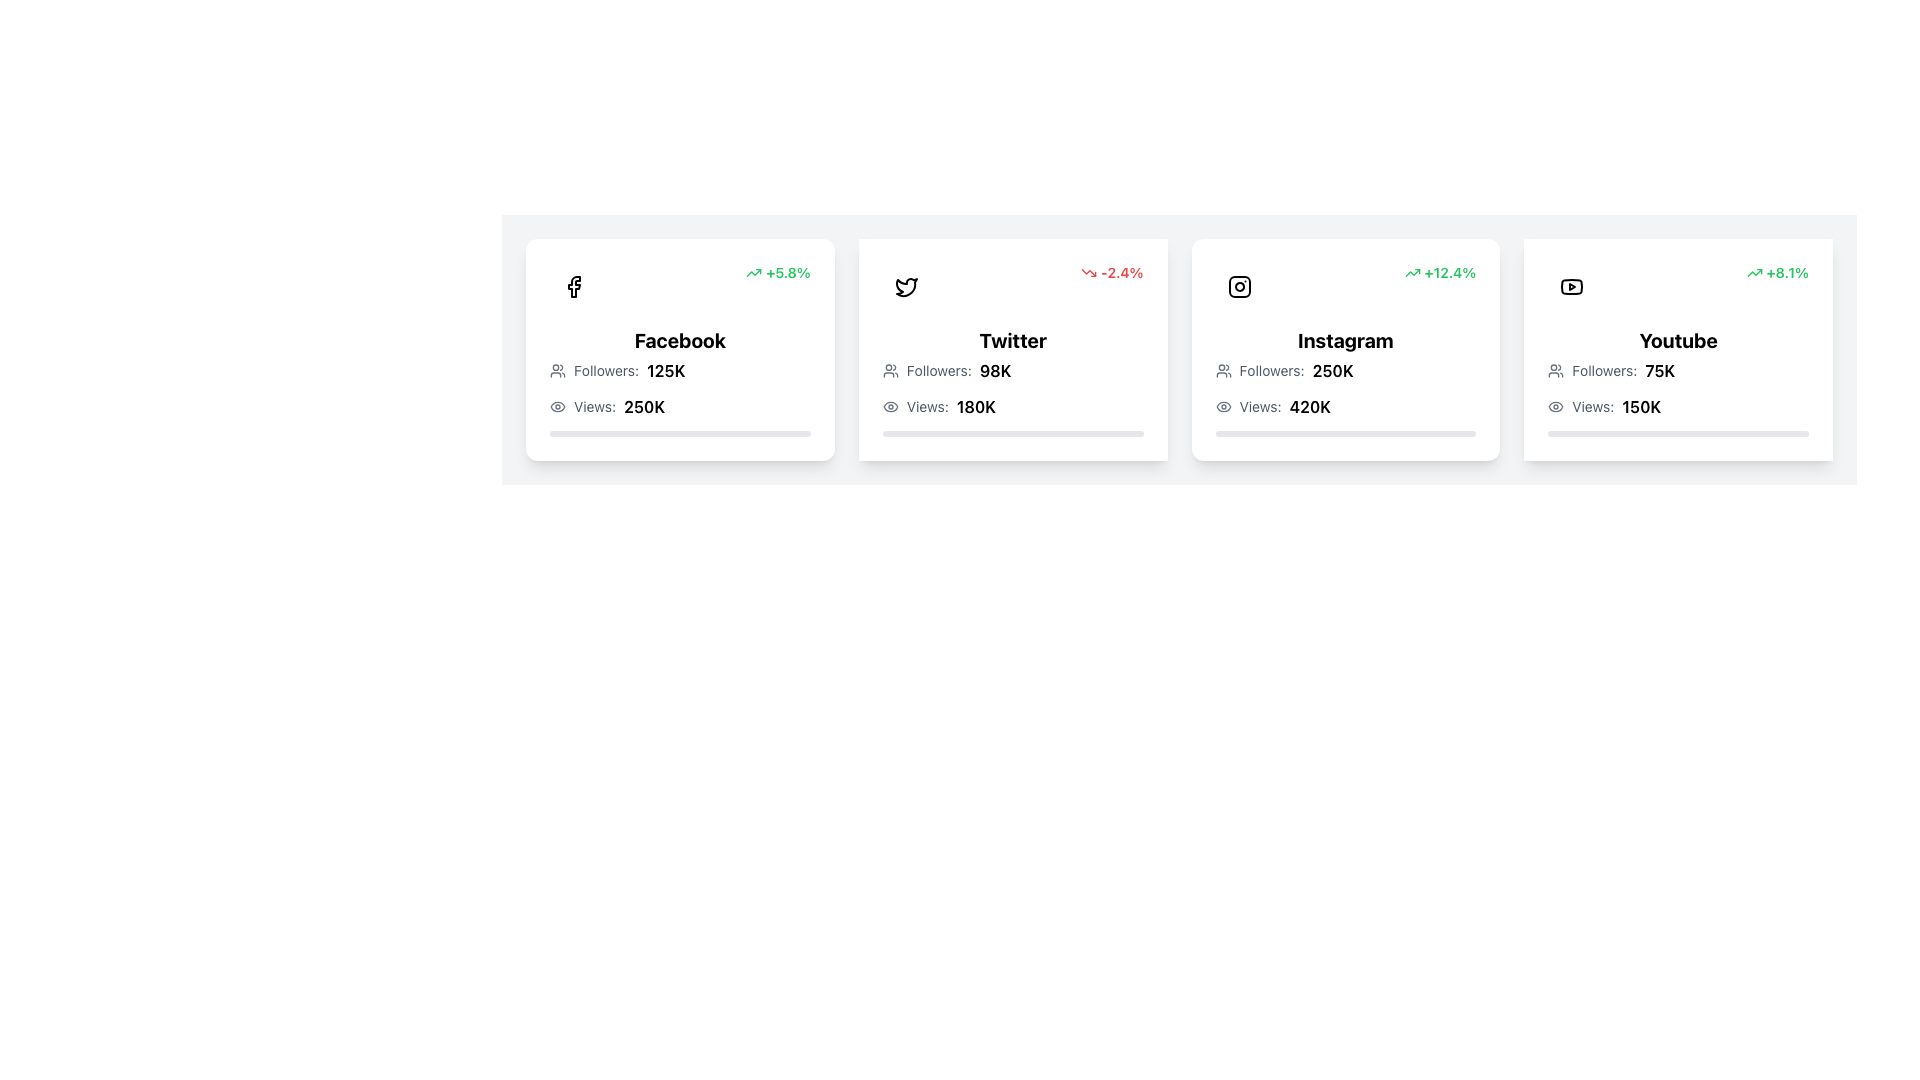 This screenshot has height=1080, width=1920. I want to click on the positive trend icon located at the top-right corner of the 'Facebook' card, which is positioned directly left of the green text '+5.8%', so click(753, 273).